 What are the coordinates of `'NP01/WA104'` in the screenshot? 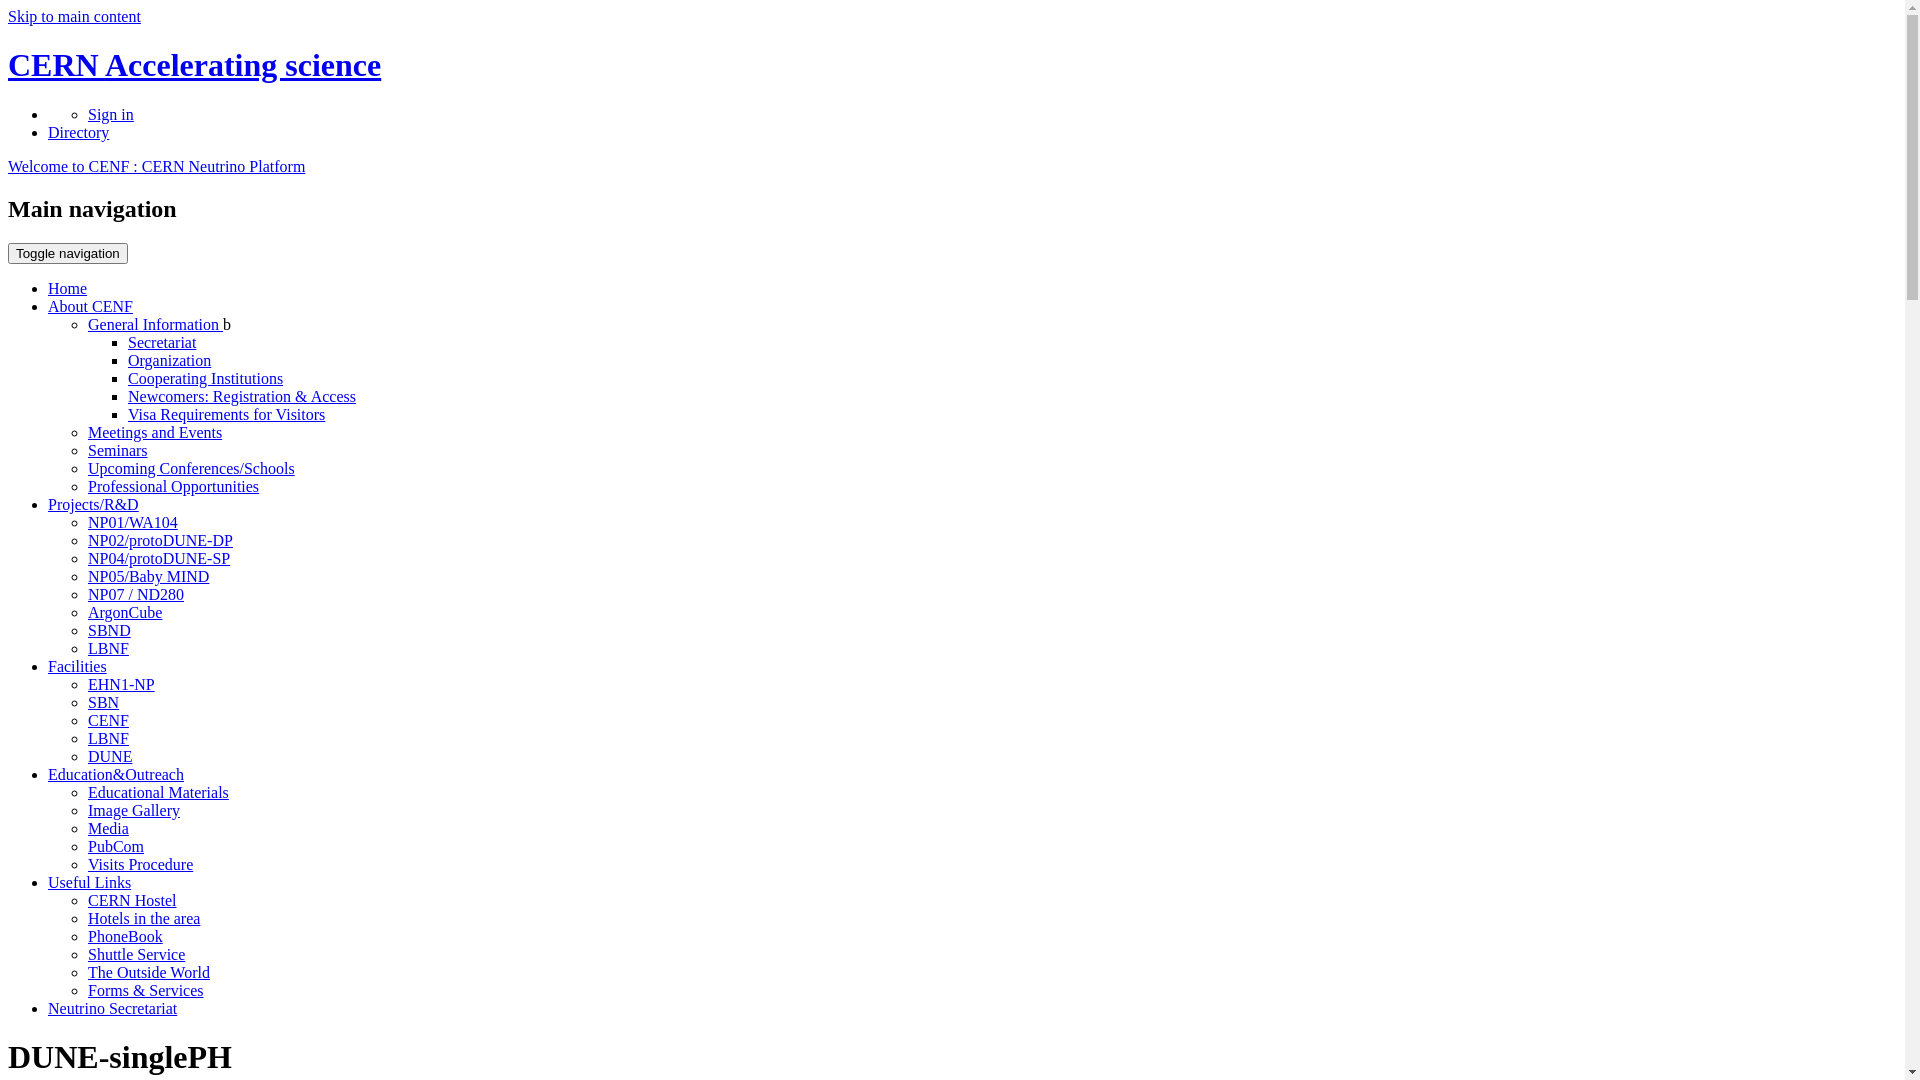 It's located at (86, 521).